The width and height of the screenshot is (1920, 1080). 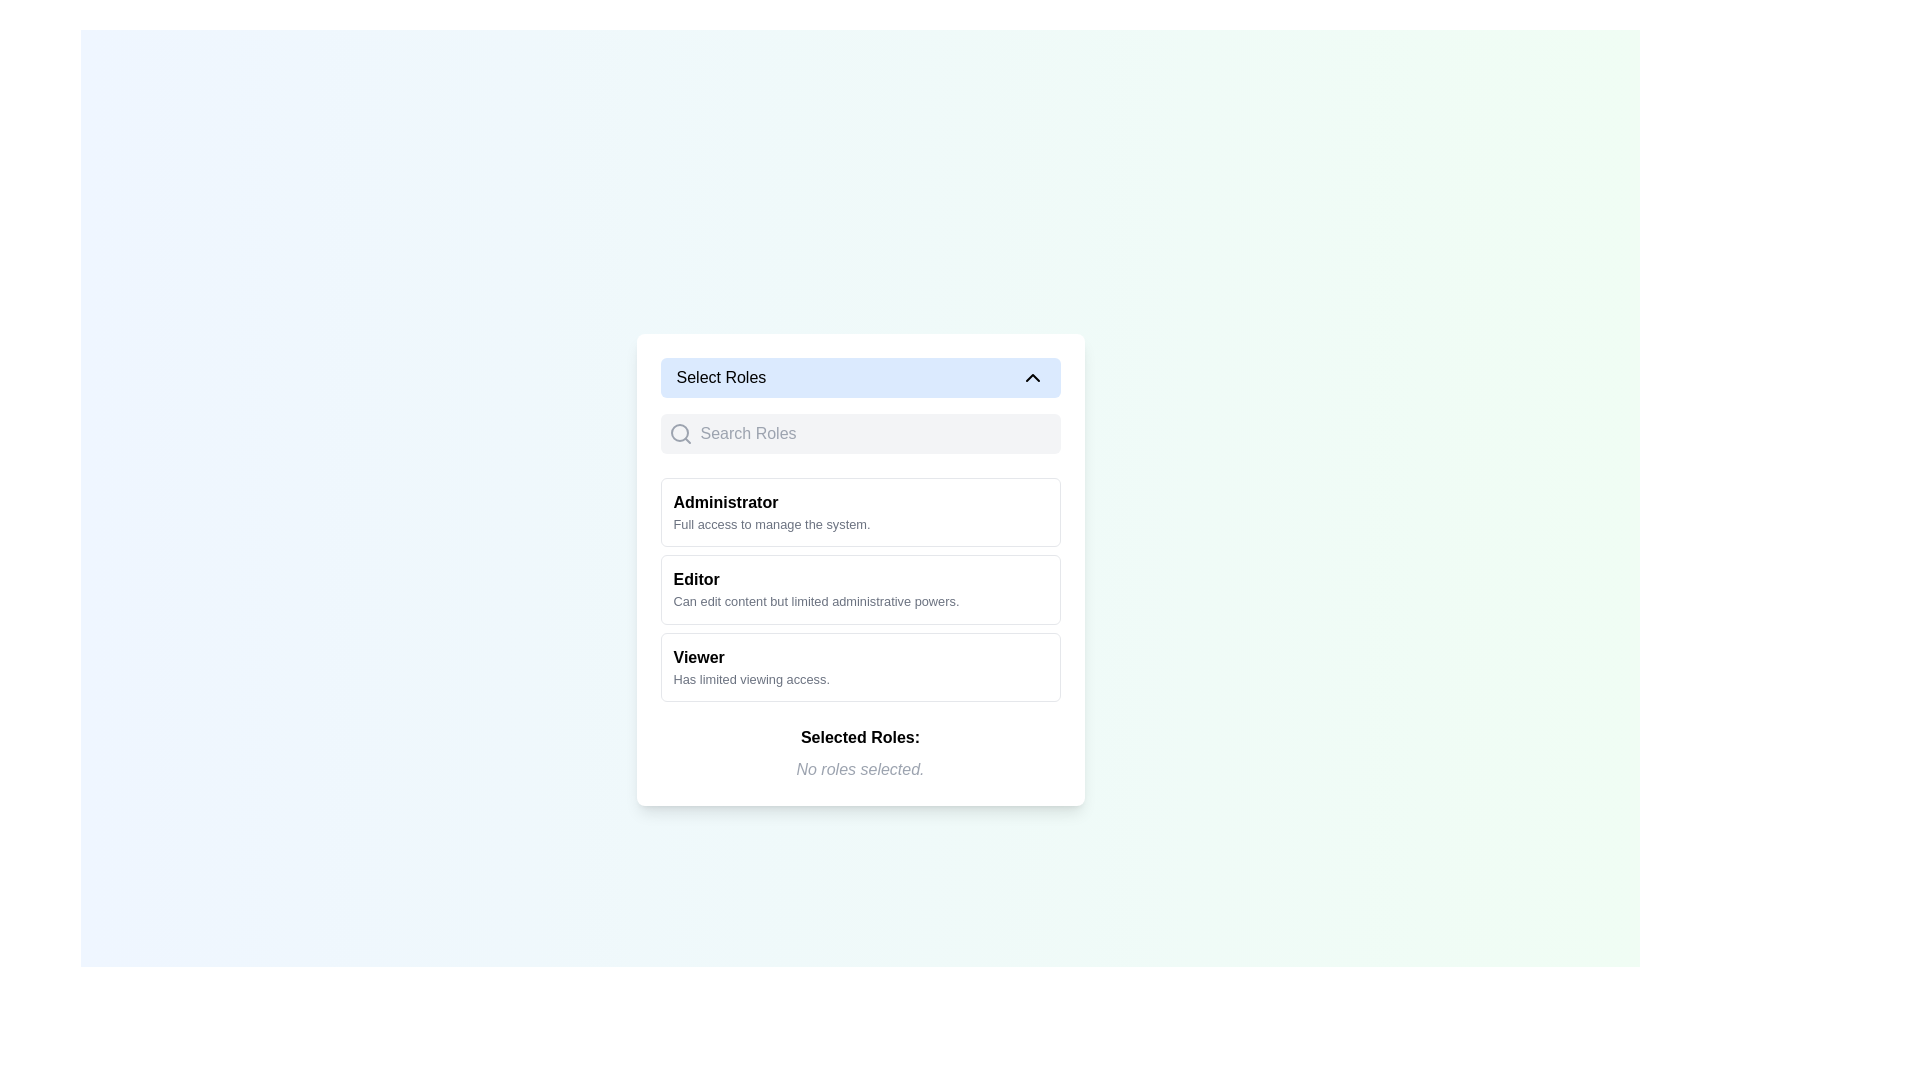 I want to click on the selectable role option displaying 'Editor' with the description 'Can edit content but limited administrative powers.', so click(x=860, y=589).